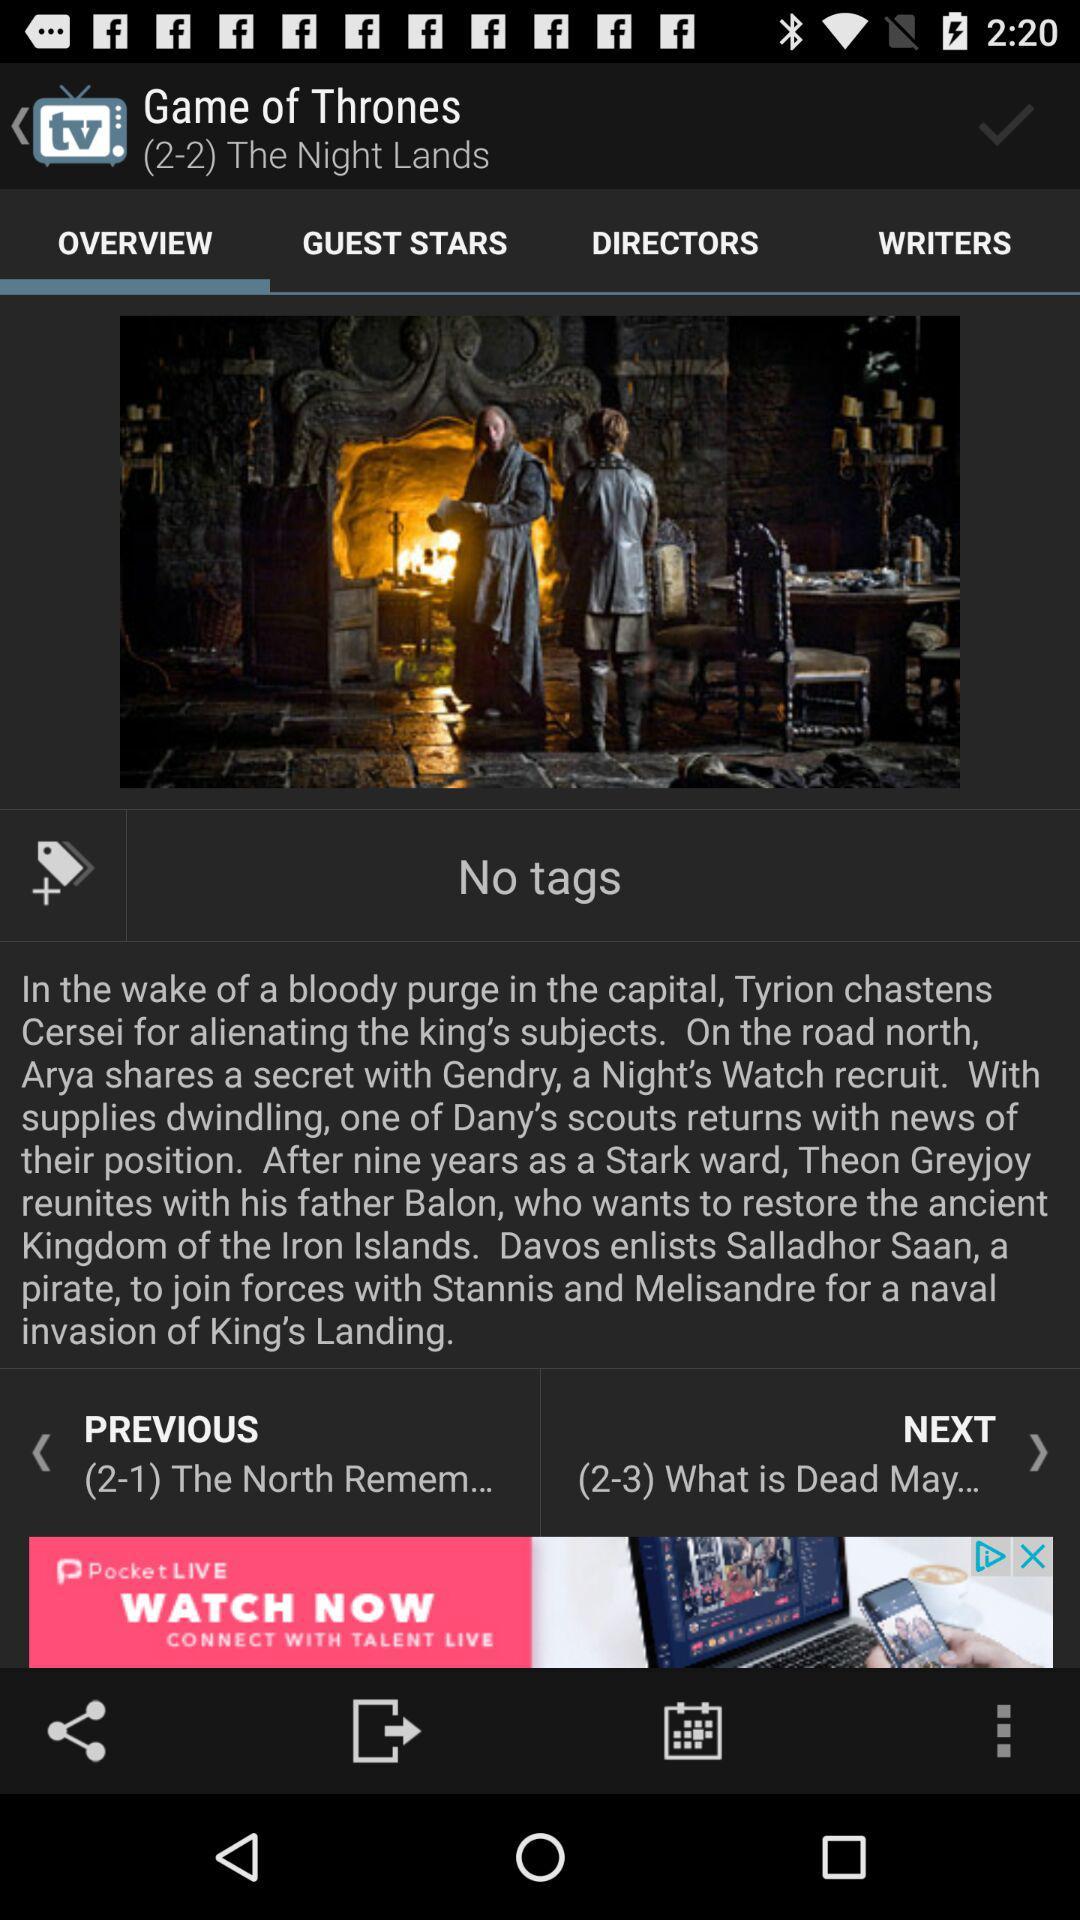 The height and width of the screenshot is (1920, 1080). I want to click on open advertisement, so click(540, 1602).